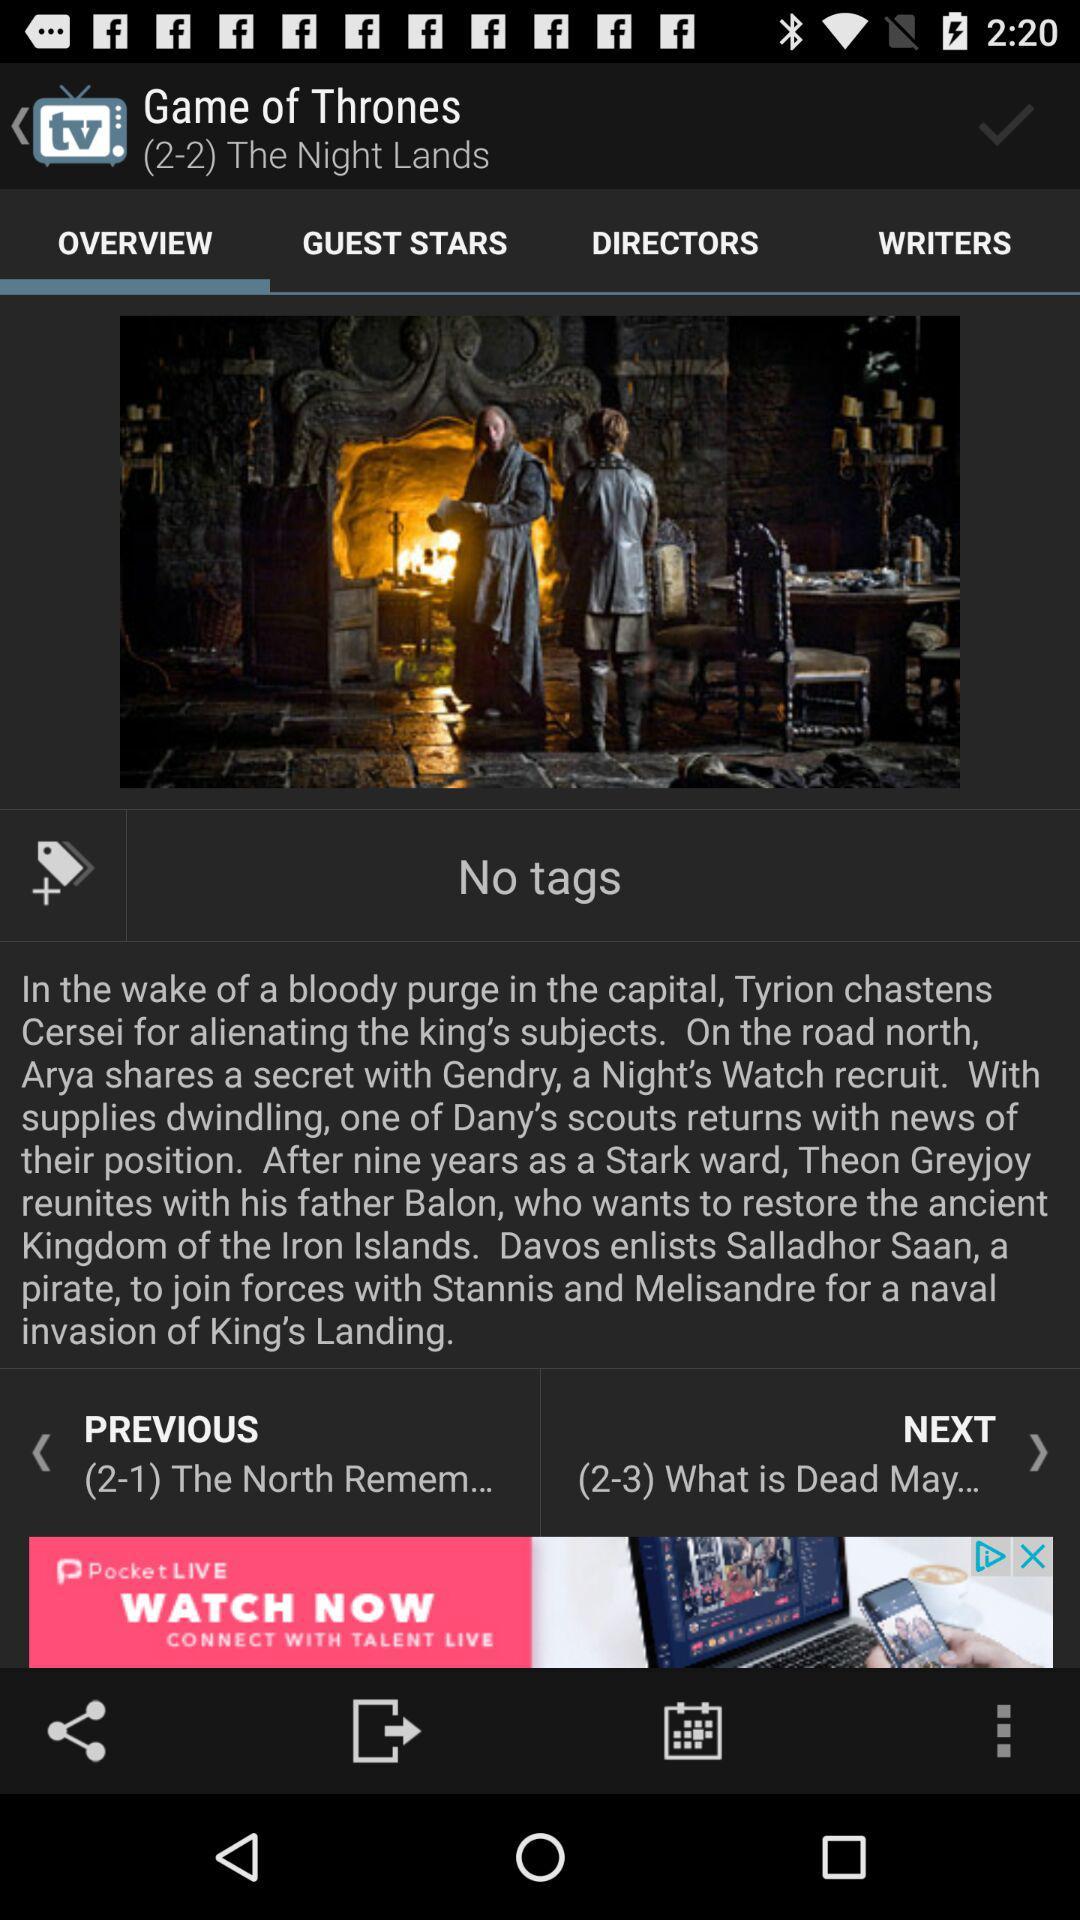 The height and width of the screenshot is (1920, 1080). I want to click on open advertisement, so click(540, 1602).